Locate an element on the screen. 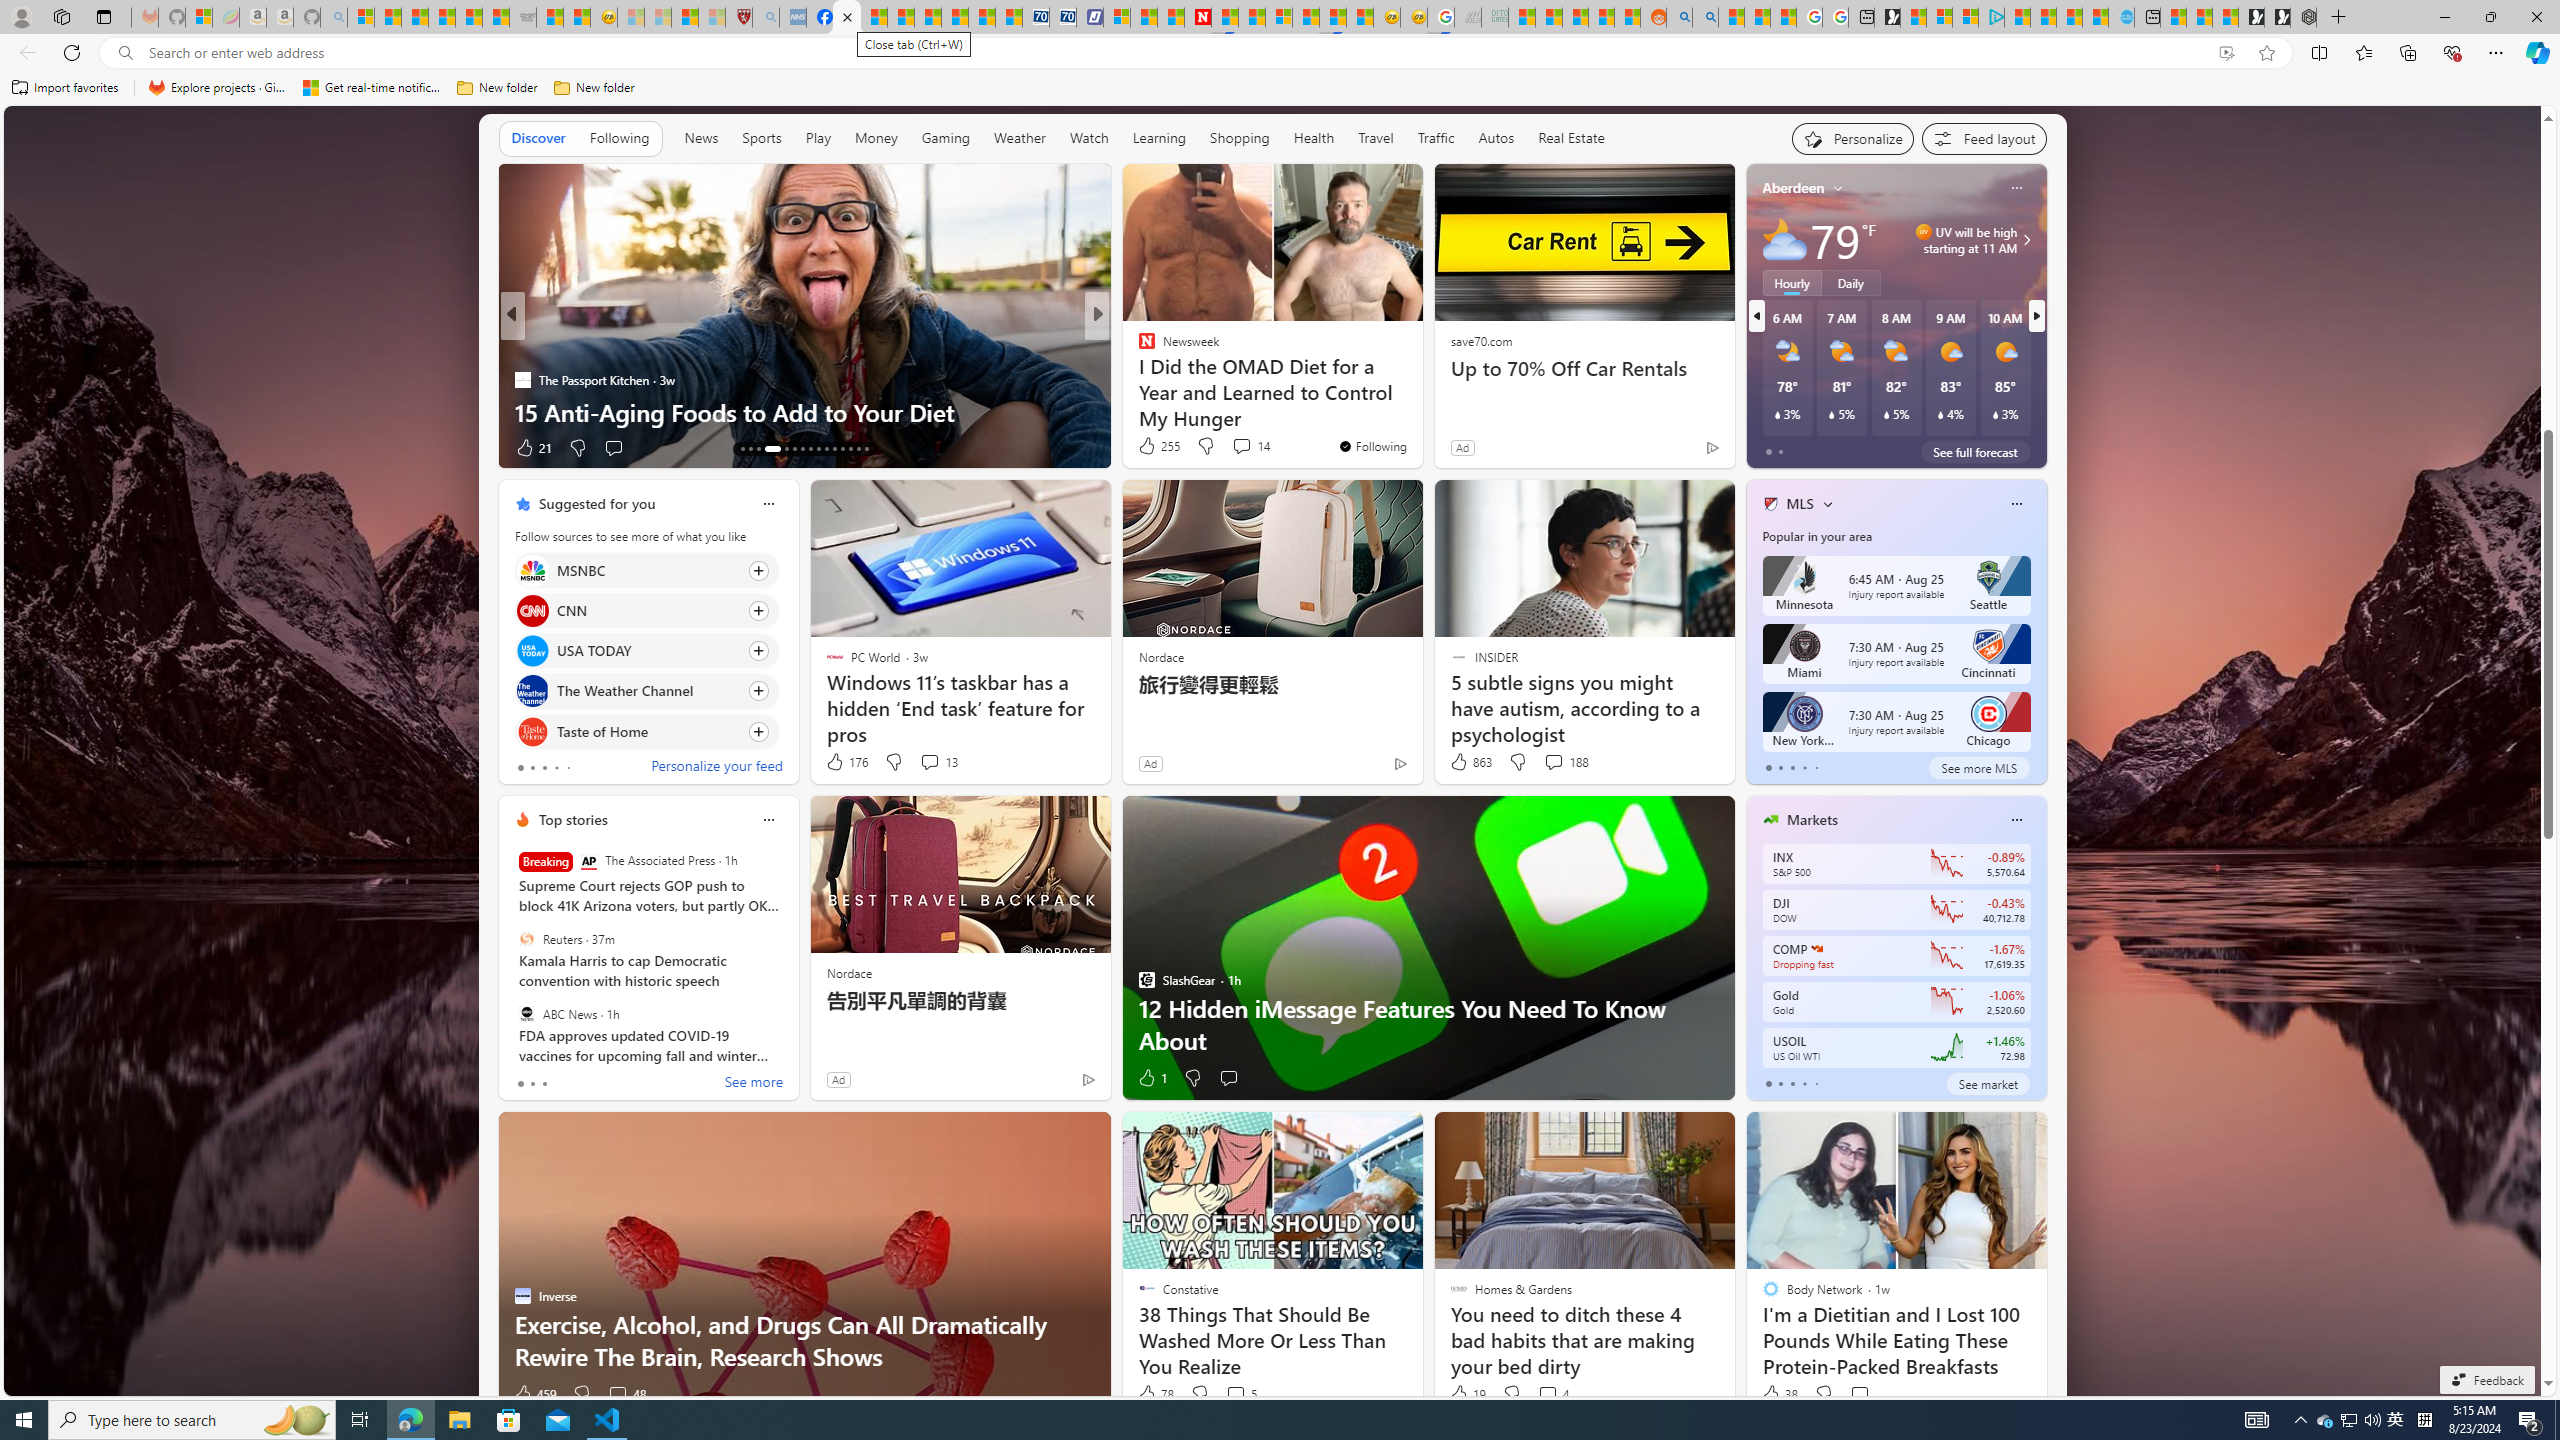 The width and height of the screenshot is (2560, 1440). 'View comments 24 Comment' is located at coordinates (1243, 447).